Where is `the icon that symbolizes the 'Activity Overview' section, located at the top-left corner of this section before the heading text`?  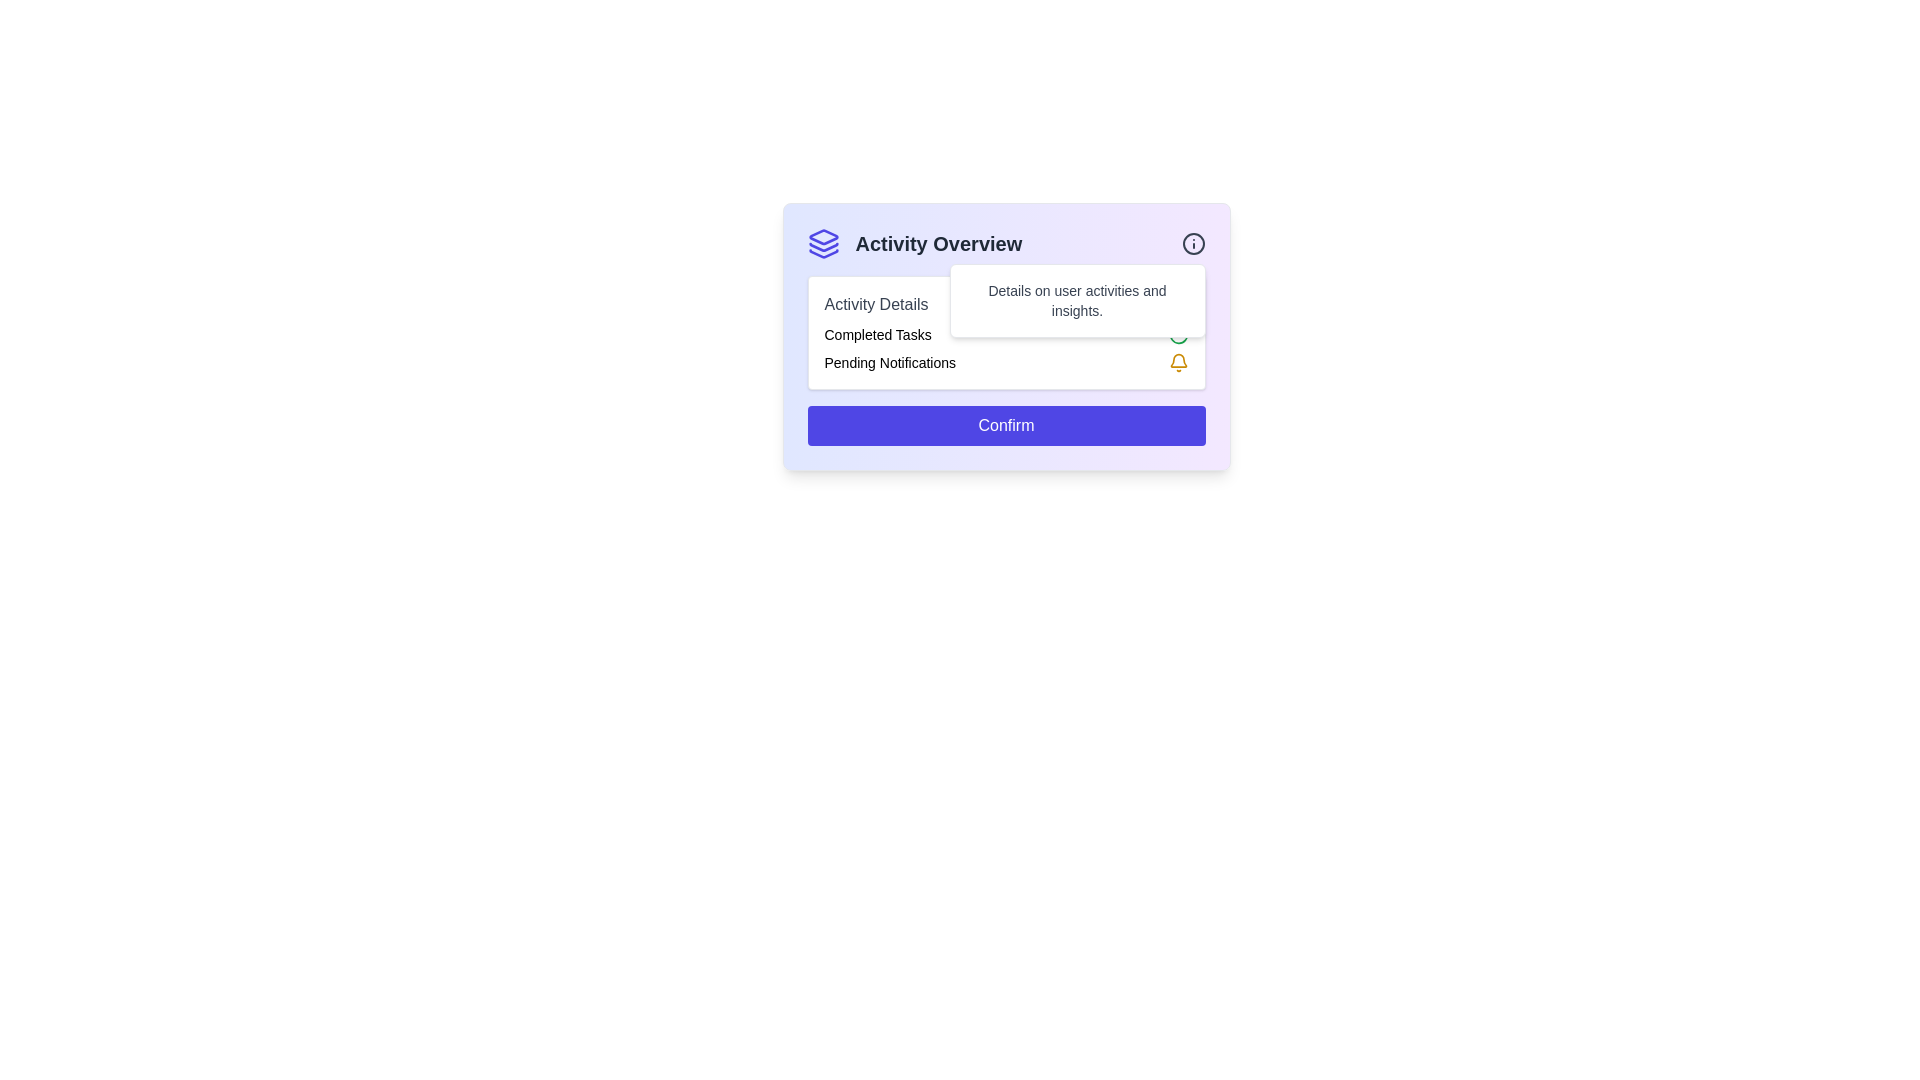 the icon that symbolizes the 'Activity Overview' section, located at the top-left corner of this section before the heading text is located at coordinates (823, 242).